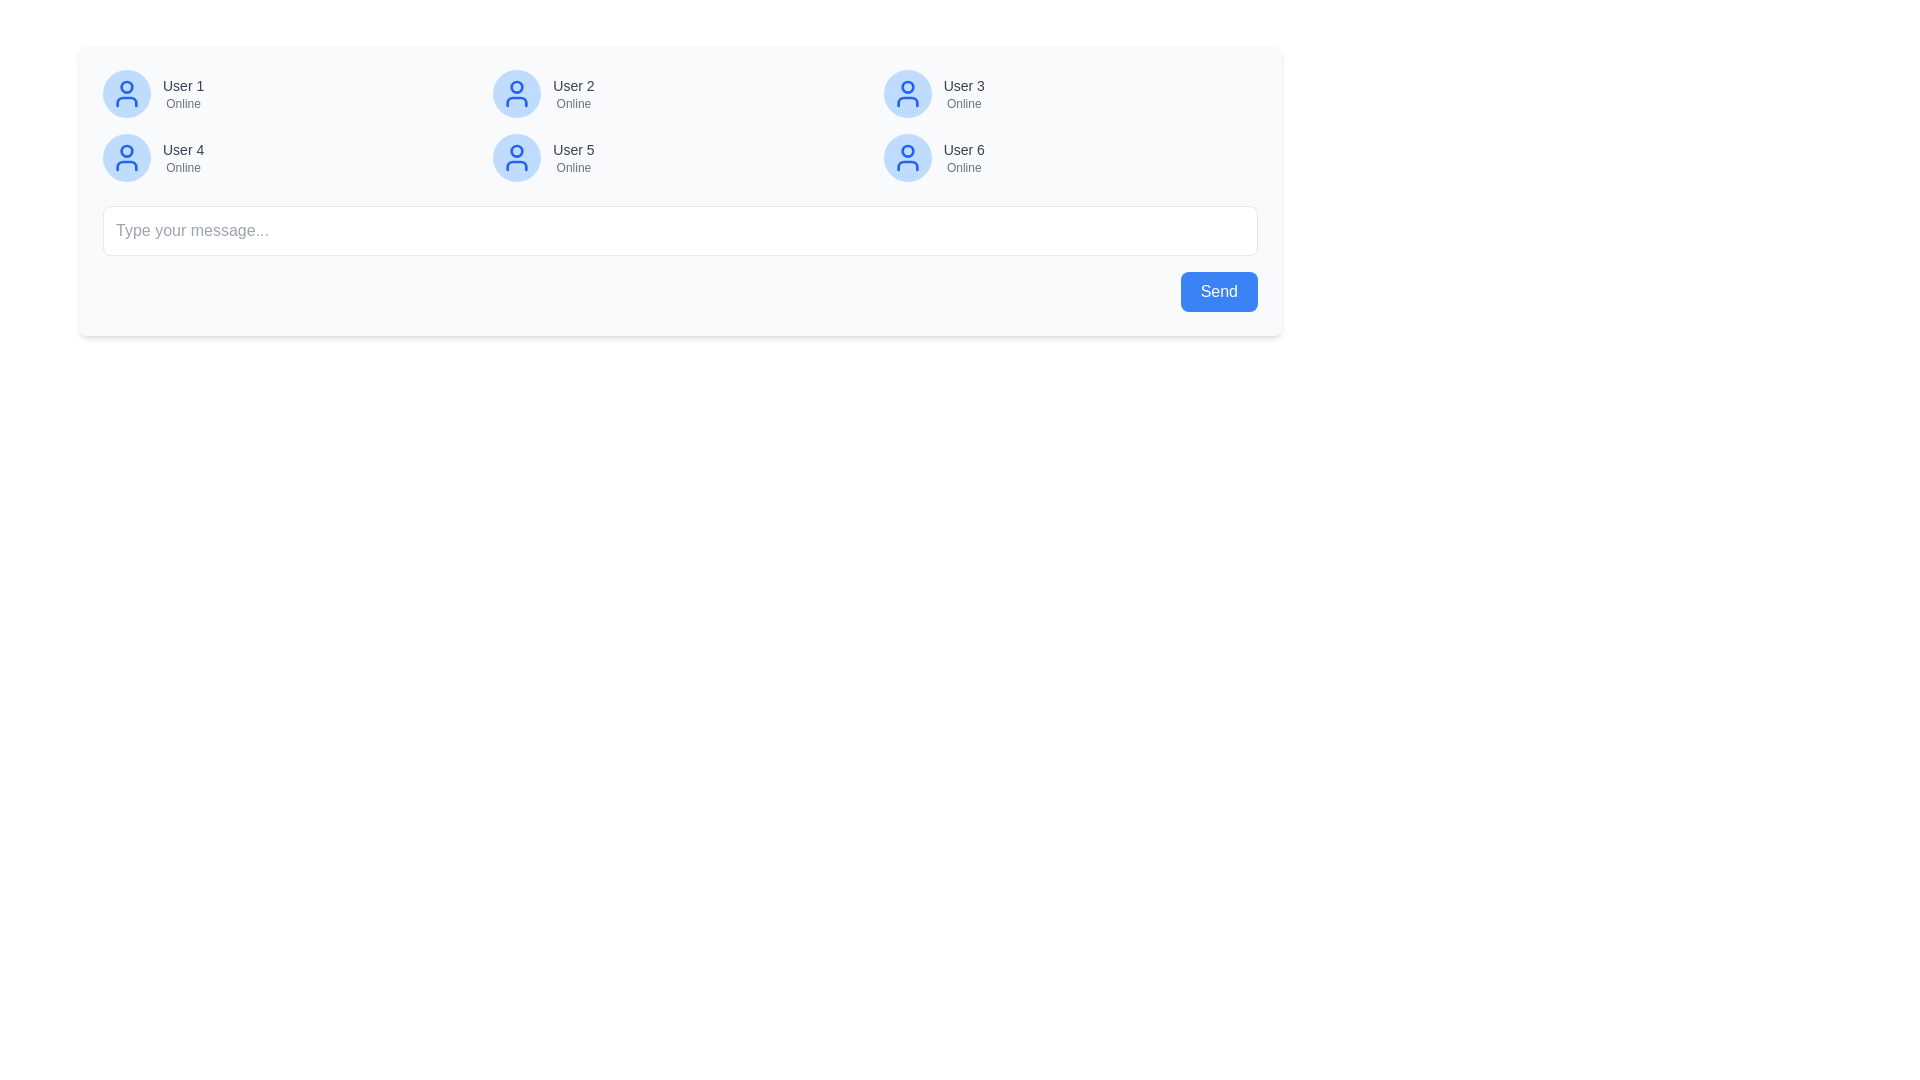 The height and width of the screenshot is (1080, 1920). Describe the element at coordinates (183, 167) in the screenshot. I see `the text label indicating the online status of 'User 4', which is located directly below the name 'User 4' in the user information section` at that location.